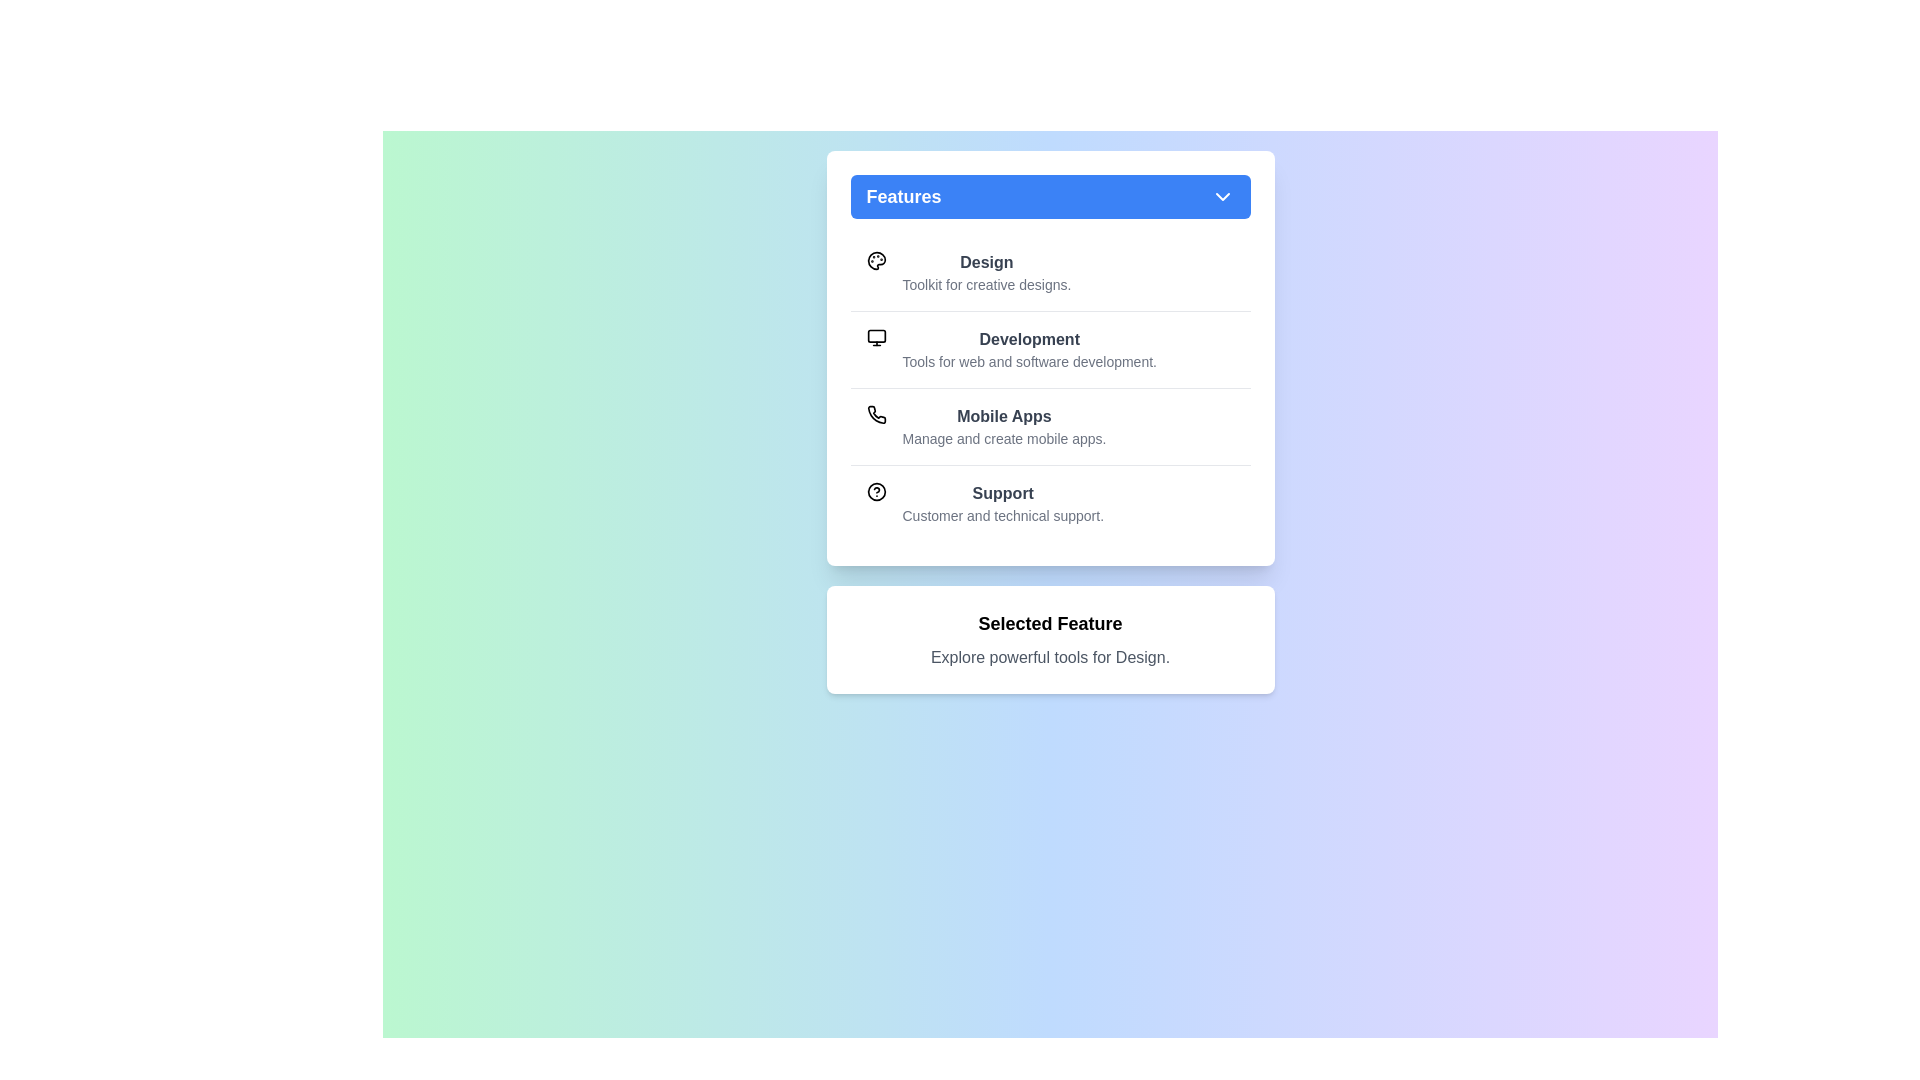  What do you see at coordinates (876, 492) in the screenshot?
I see `the icon for the feature Support` at bounding box center [876, 492].